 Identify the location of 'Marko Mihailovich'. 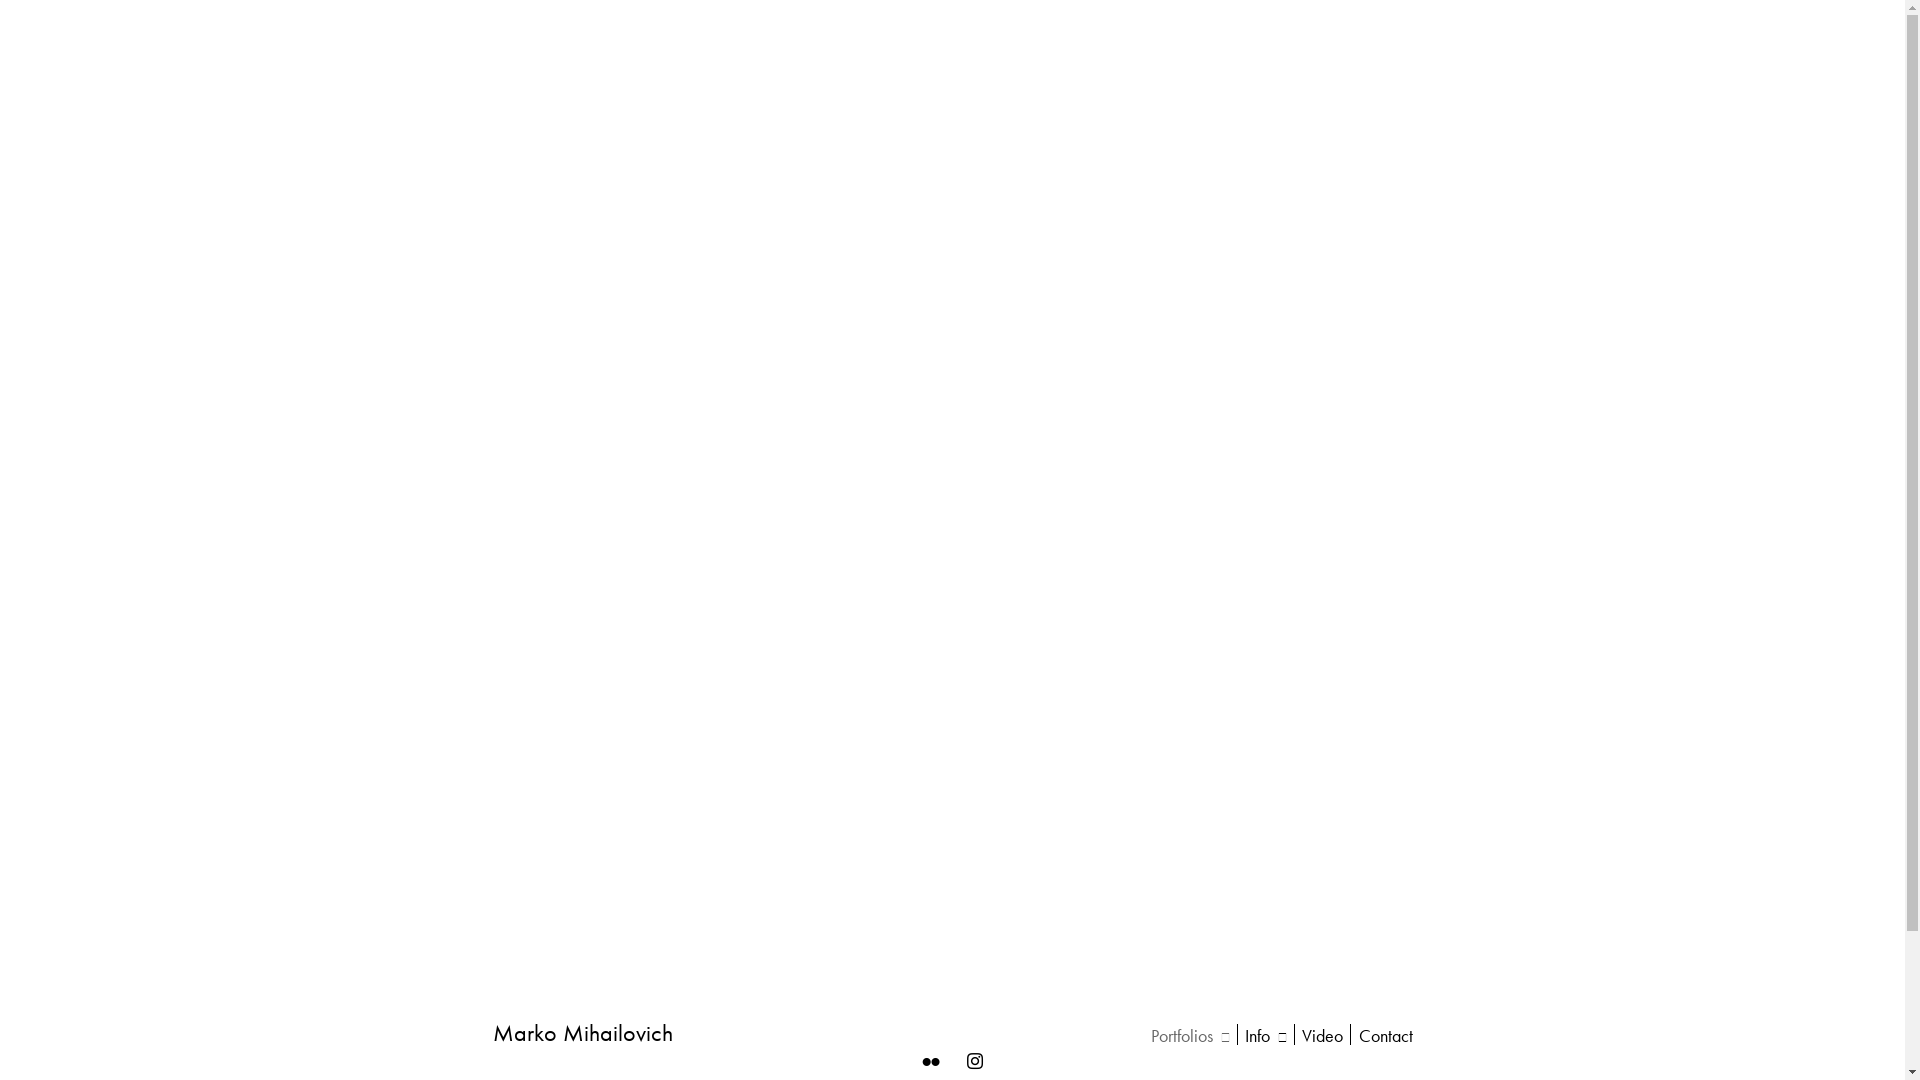
(580, 1032).